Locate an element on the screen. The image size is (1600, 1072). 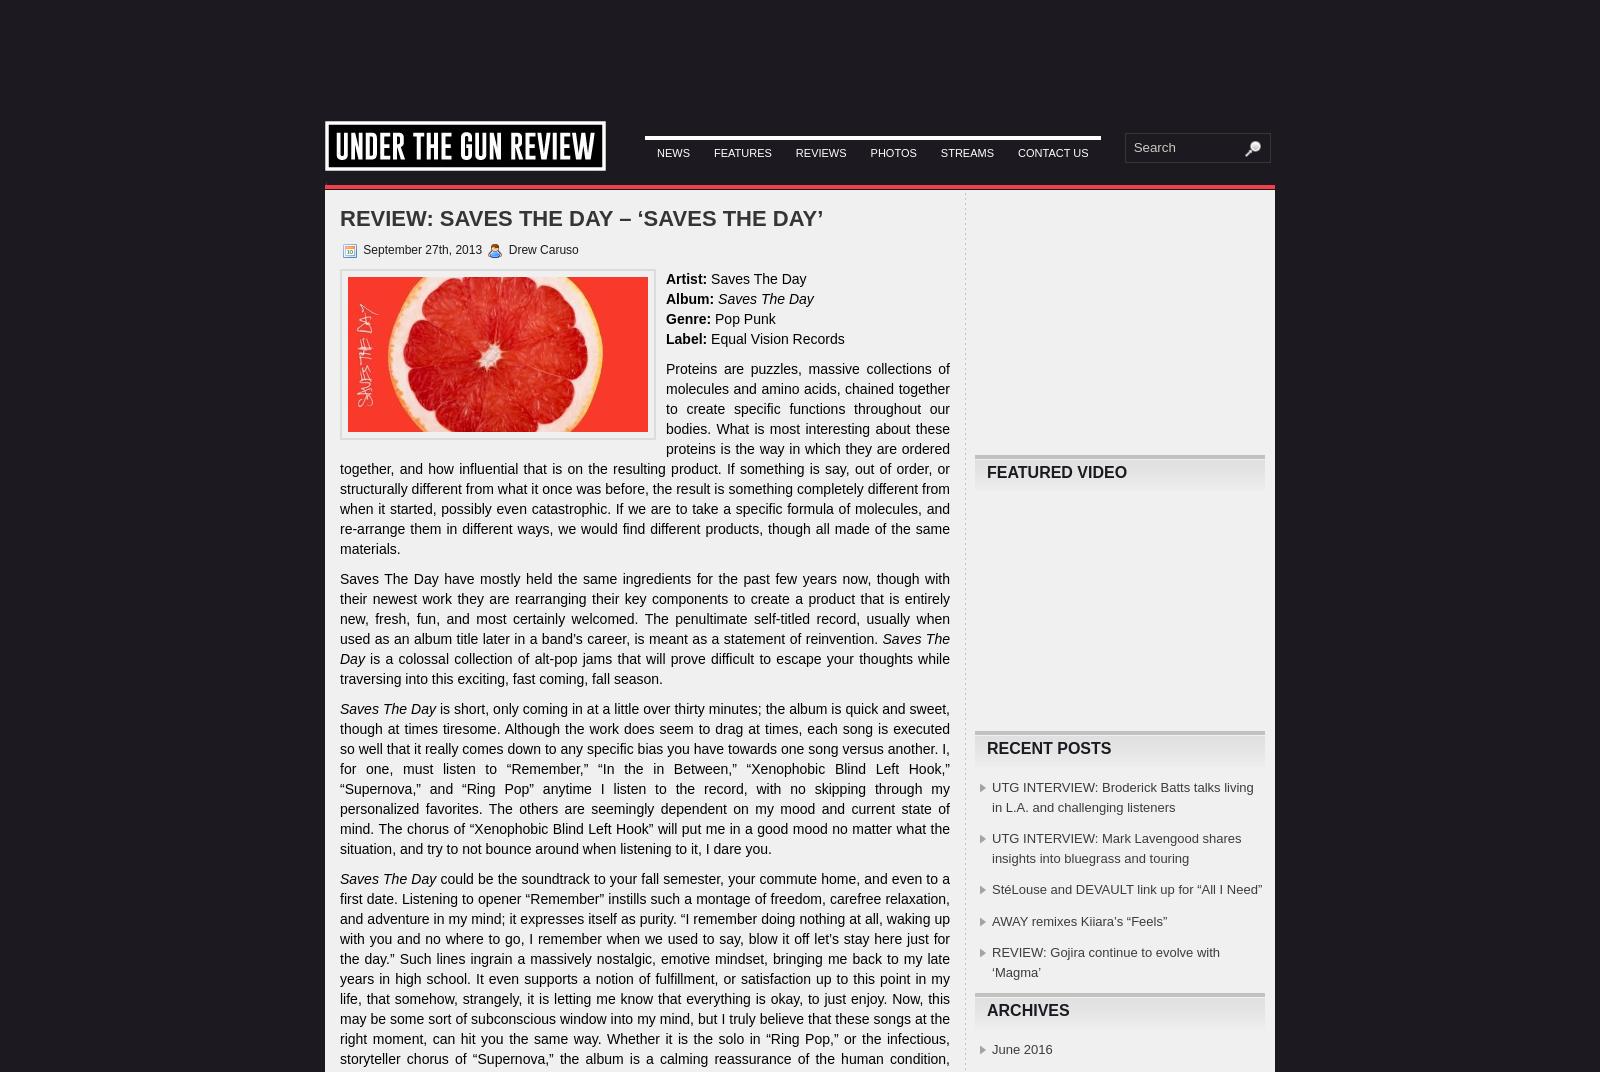
'Contact Us' is located at coordinates (1017, 151).